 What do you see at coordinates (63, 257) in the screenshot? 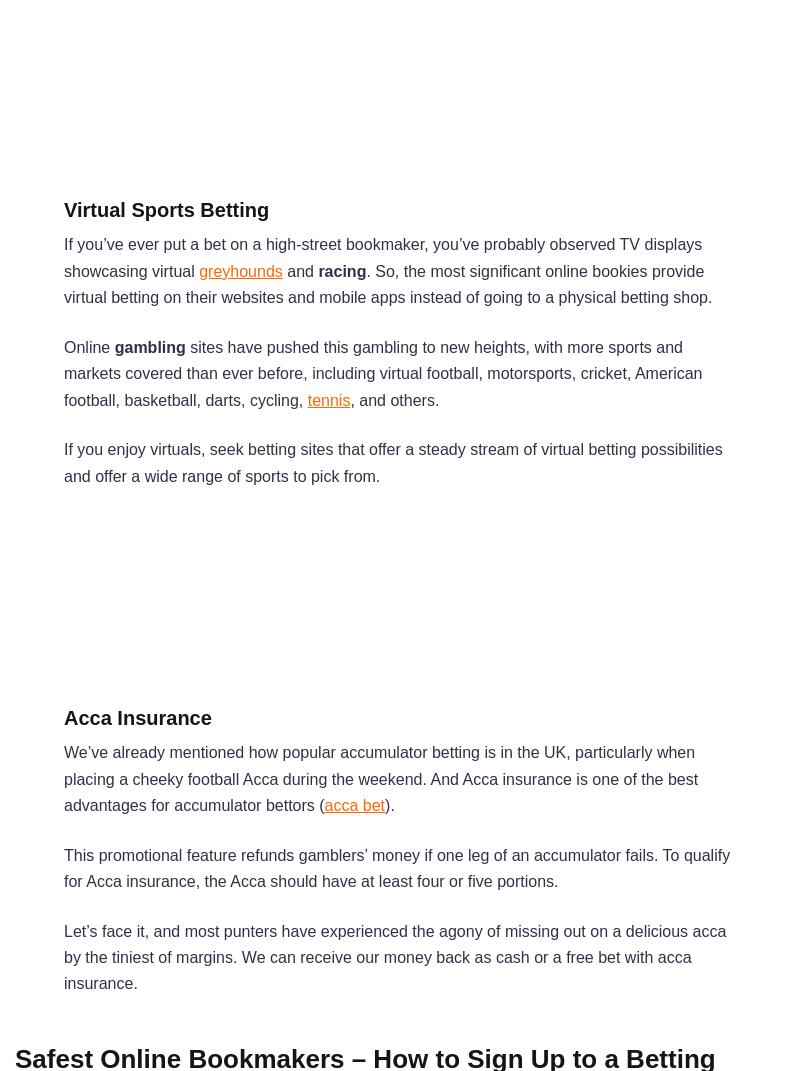
I see `'If you’ve ever put a bet on a high-street bookmaker, you’ve probably observed TV displays showcasing virtual'` at bounding box center [63, 257].